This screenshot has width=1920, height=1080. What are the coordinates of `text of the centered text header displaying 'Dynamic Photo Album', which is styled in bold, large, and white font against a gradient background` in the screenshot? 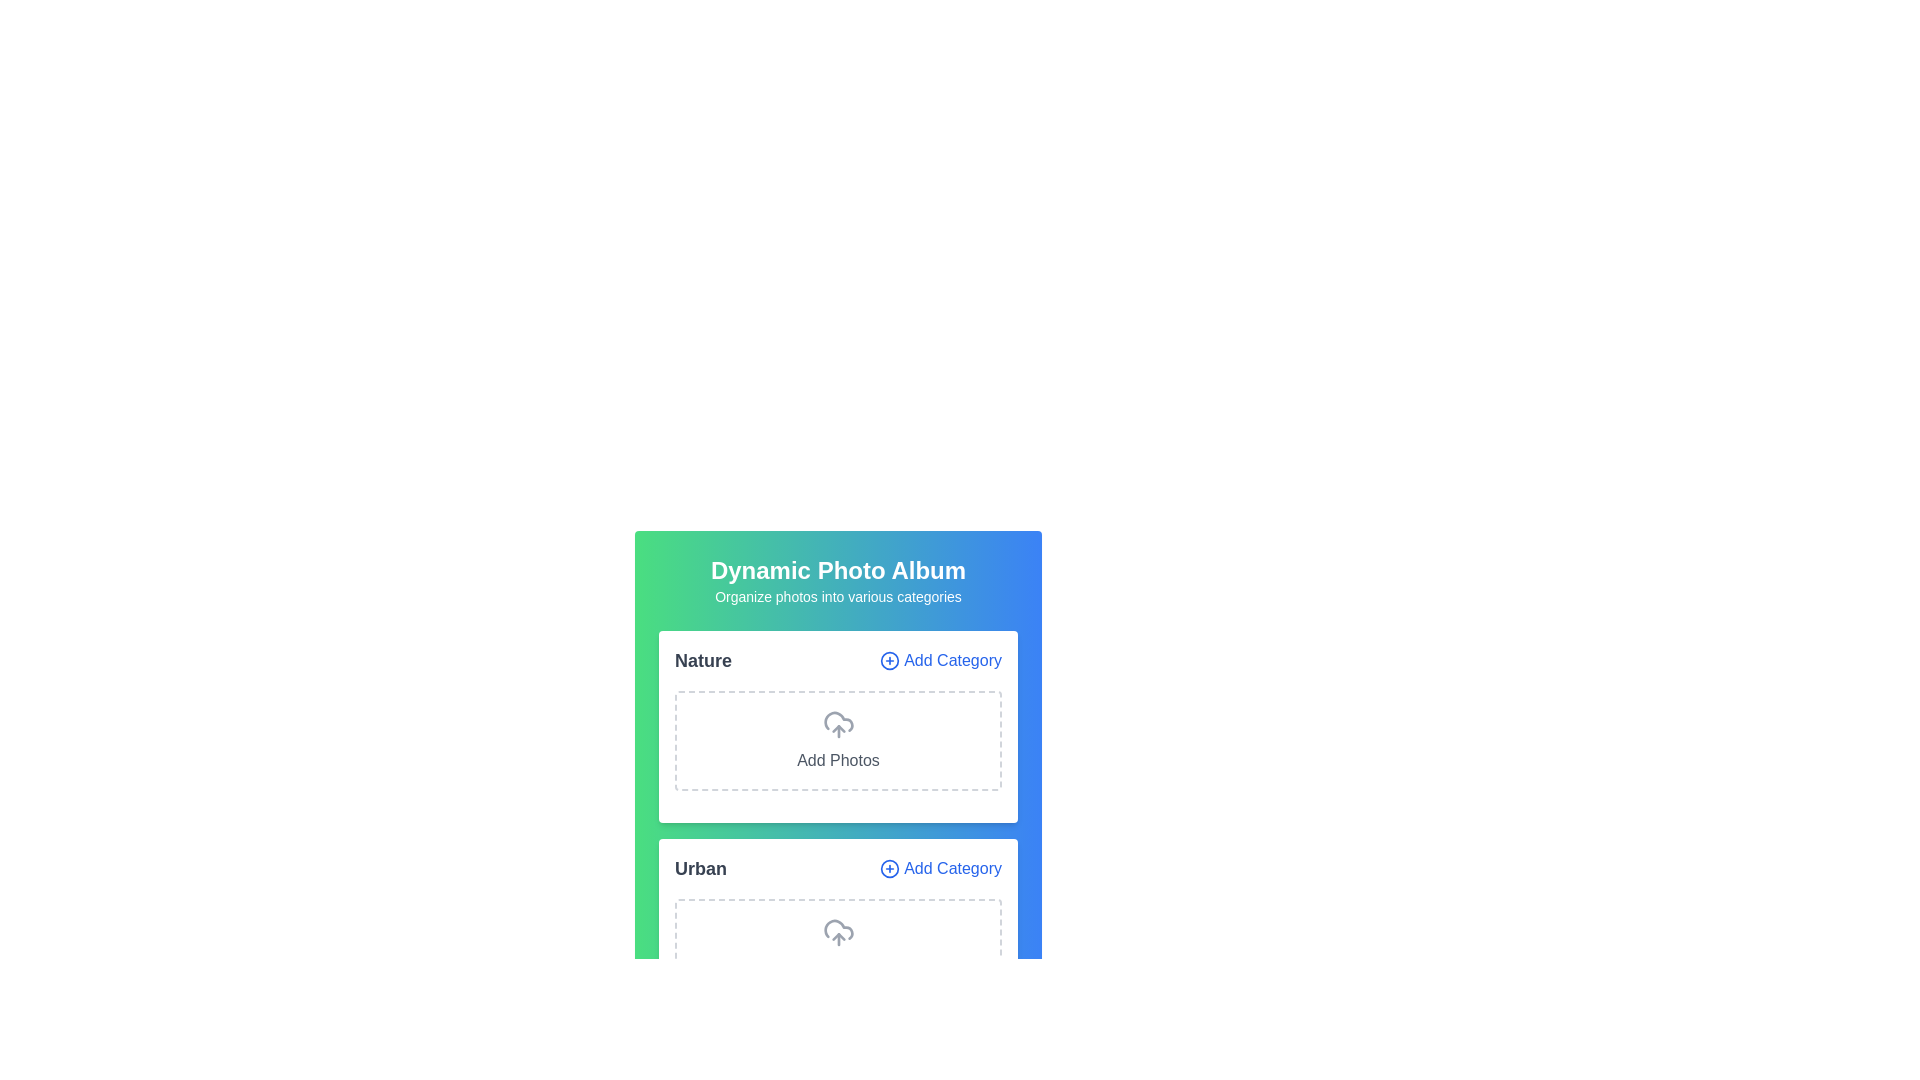 It's located at (838, 570).